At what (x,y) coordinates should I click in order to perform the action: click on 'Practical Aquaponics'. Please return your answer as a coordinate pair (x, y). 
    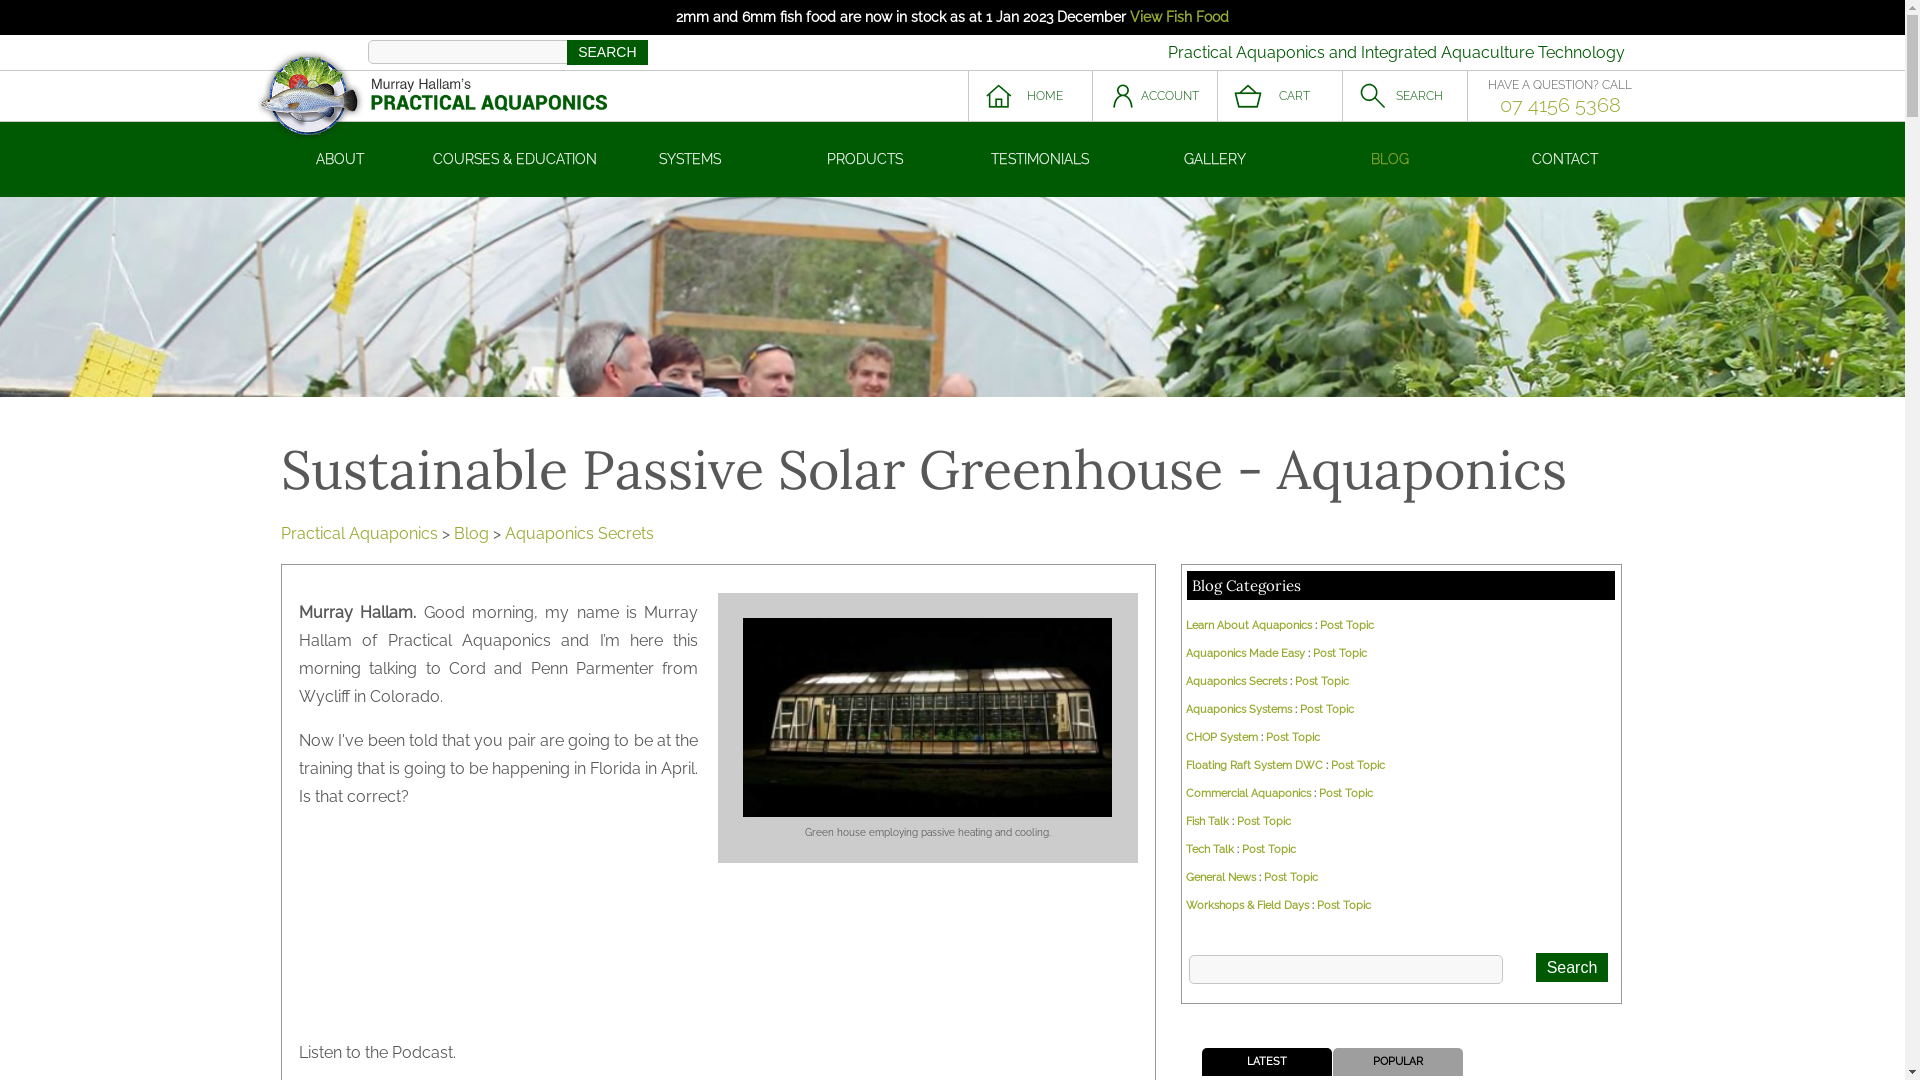
    Looking at the image, I should click on (278, 532).